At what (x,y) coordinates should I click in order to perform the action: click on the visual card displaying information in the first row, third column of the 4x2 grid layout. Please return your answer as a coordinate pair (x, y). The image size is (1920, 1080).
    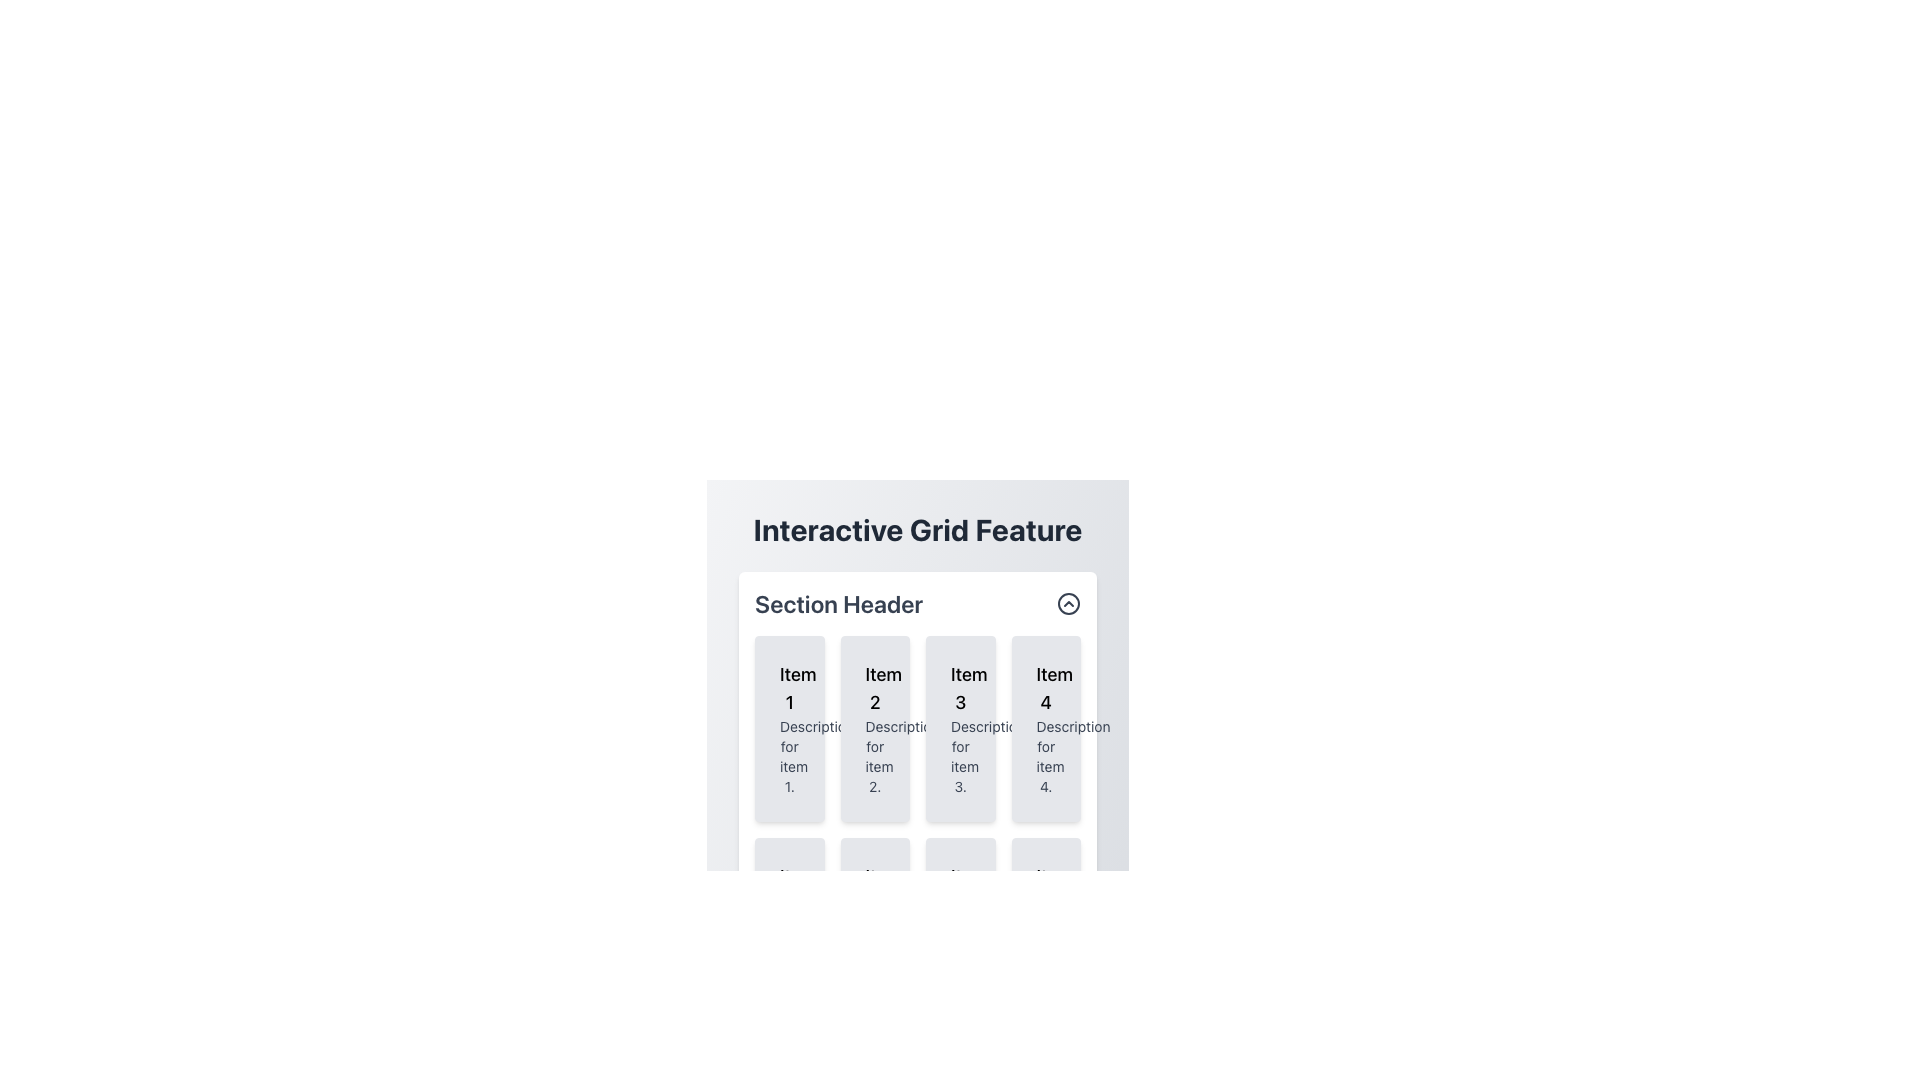
    Looking at the image, I should click on (960, 729).